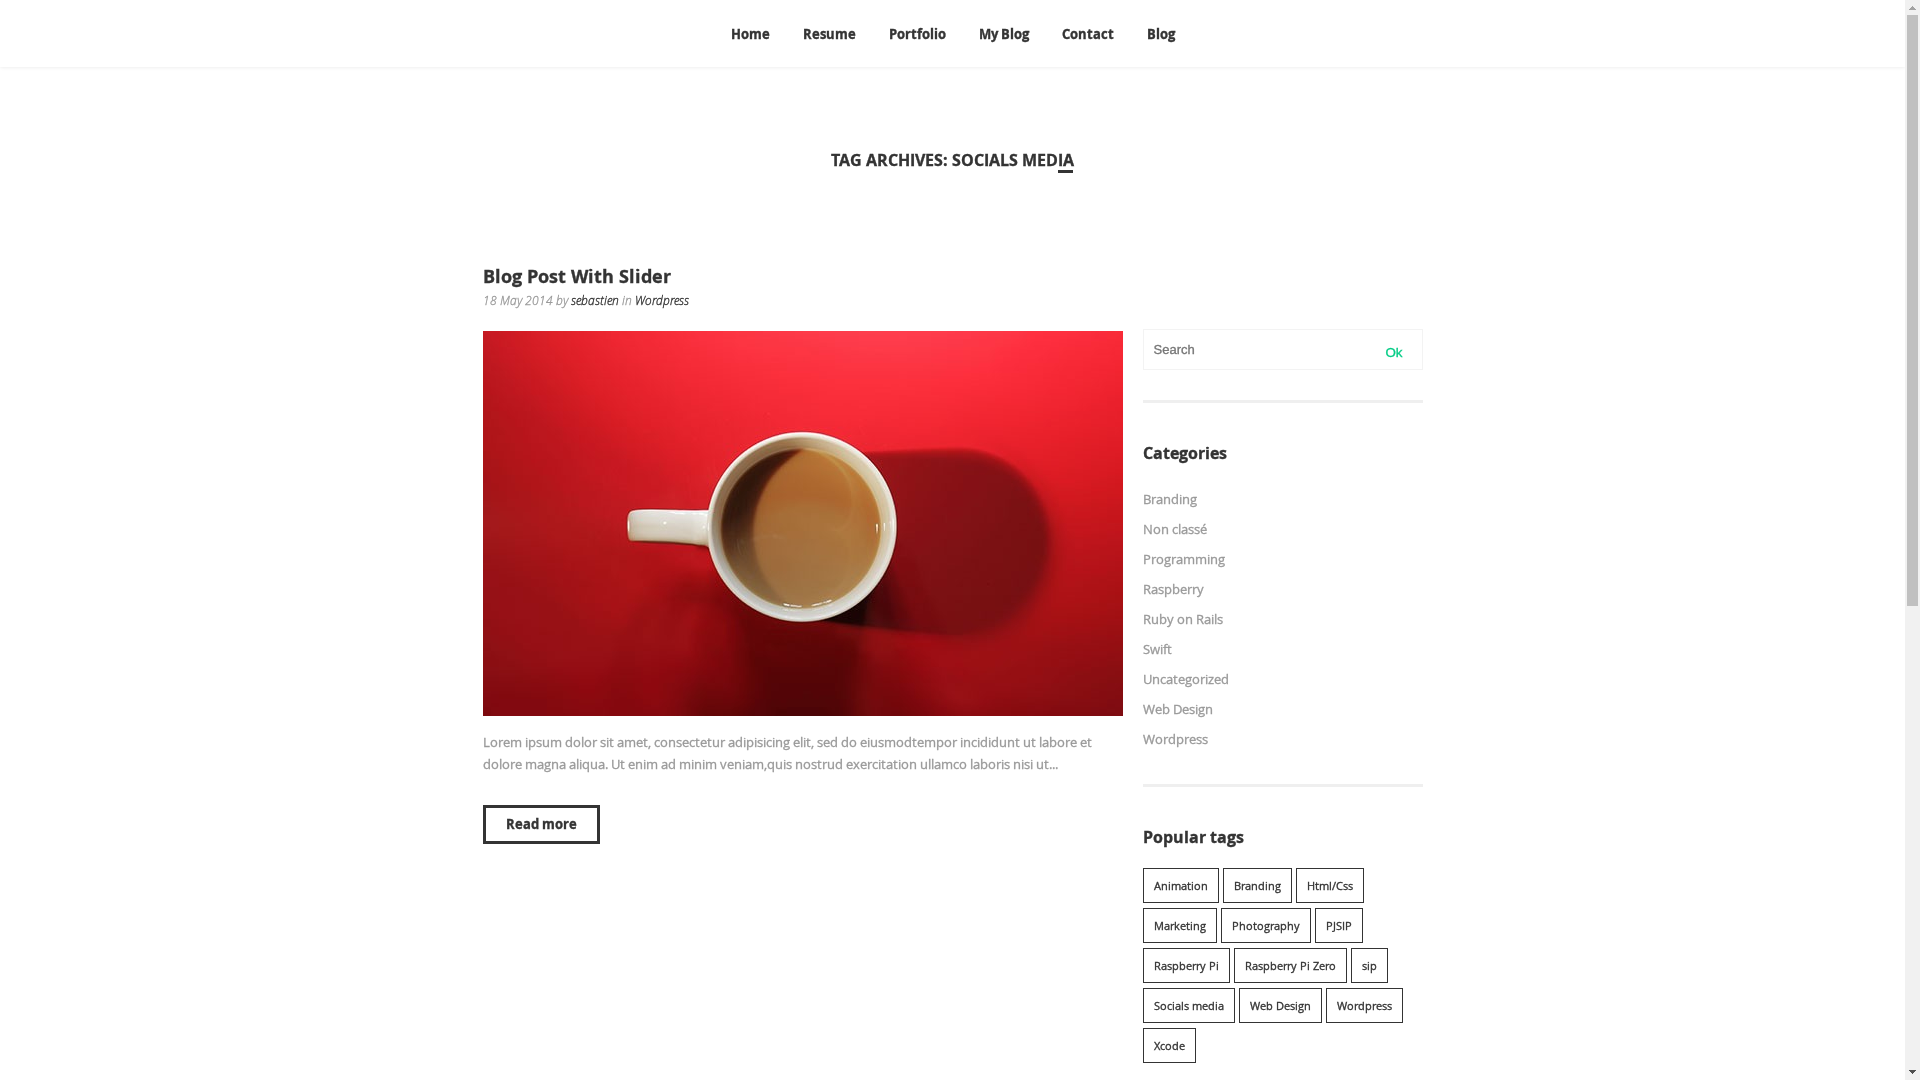  What do you see at coordinates (1168, 1044) in the screenshot?
I see `'Xcode'` at bounding box center [1168, 1044].